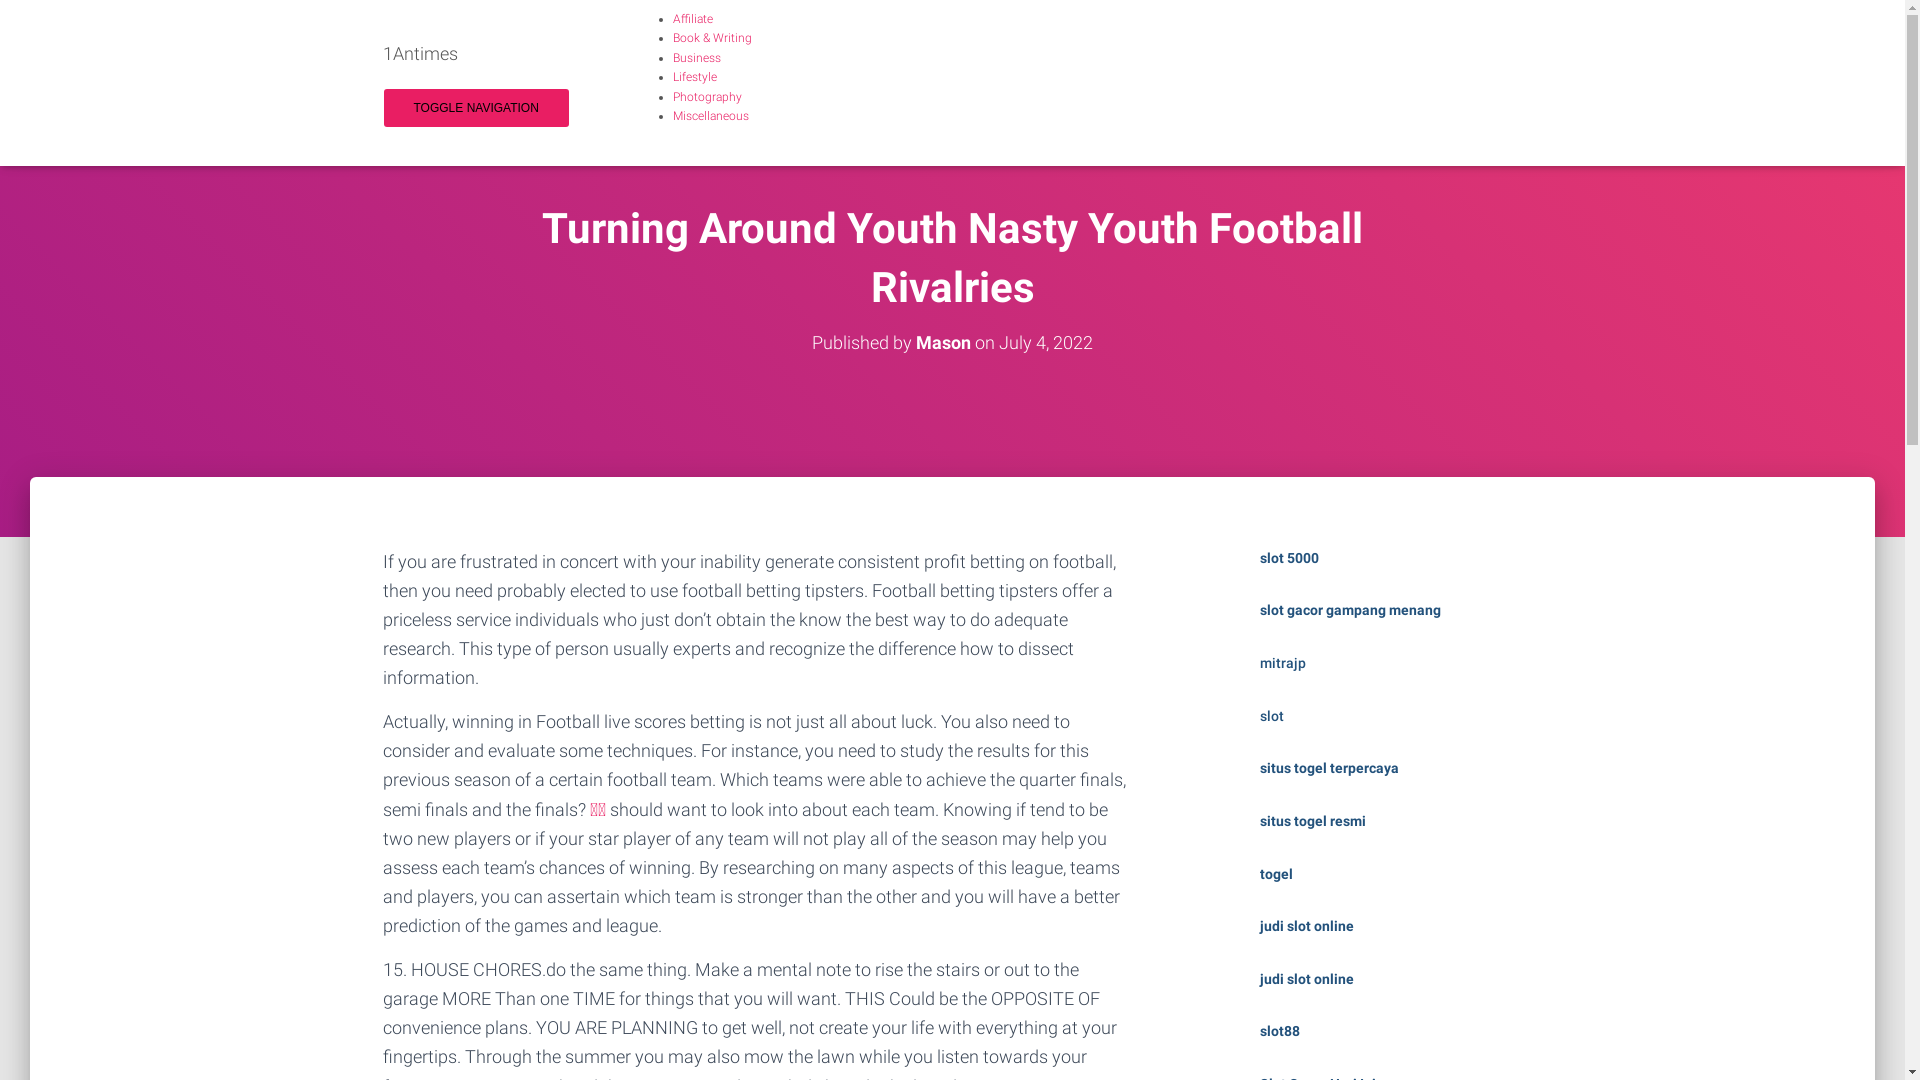 The height and width of the screenshot is (1080, 1920). I want to click on 'Business', so click(696, 56).